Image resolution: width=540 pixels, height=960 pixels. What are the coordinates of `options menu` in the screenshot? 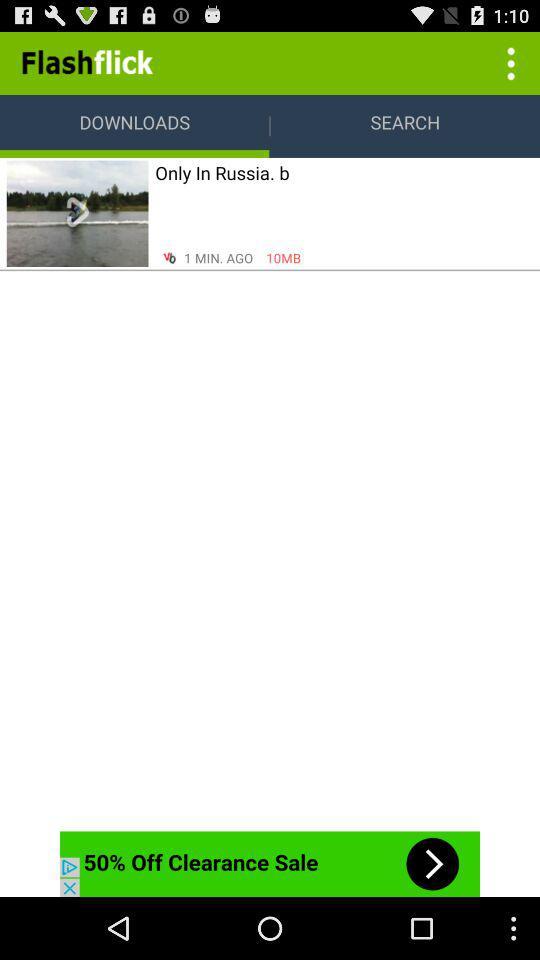 It's located at (508, 62).